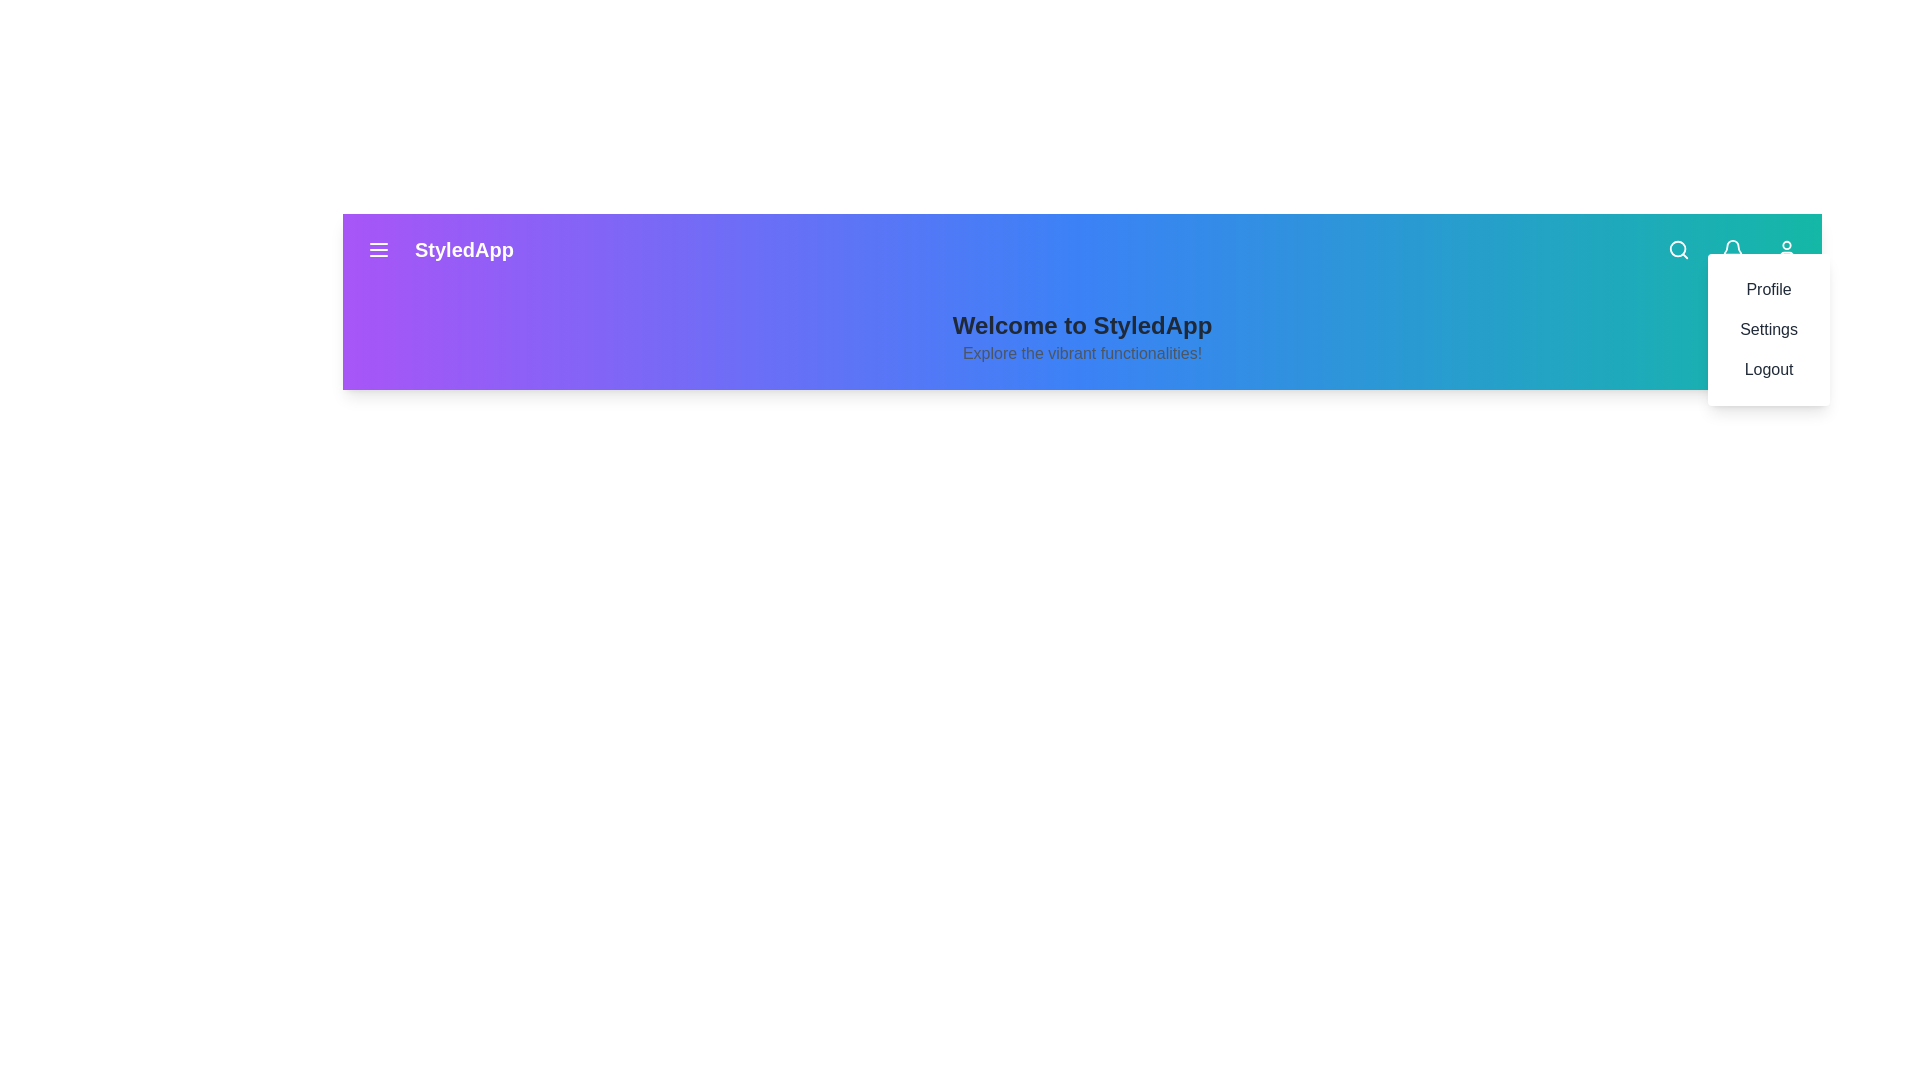 The width and height of the screenshot is (1920, 1080). I want to click on the menu icon to open the menu, so click(379, 249).